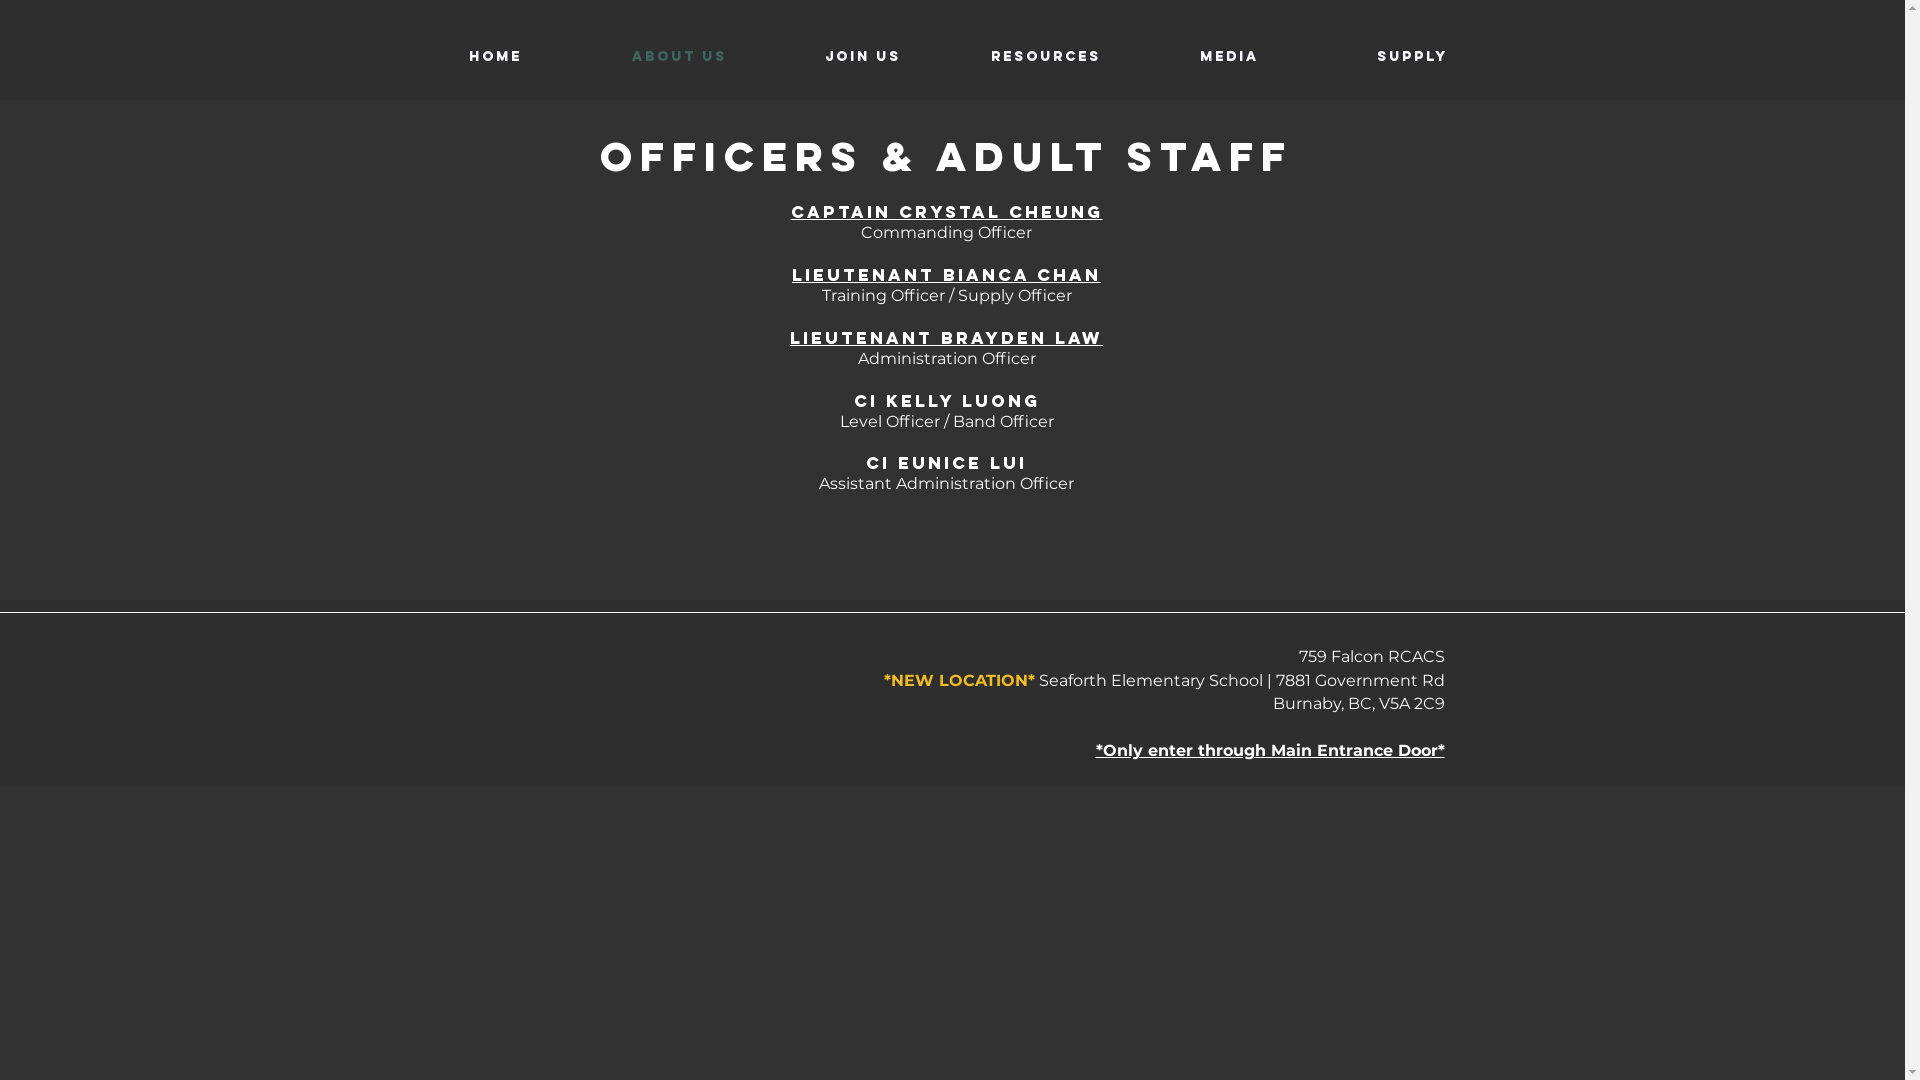 This screenshot has width=1920, height=1080. Describe the element at coordinates (1228, 56) in the screenshot. I see `'Media'` at that location.